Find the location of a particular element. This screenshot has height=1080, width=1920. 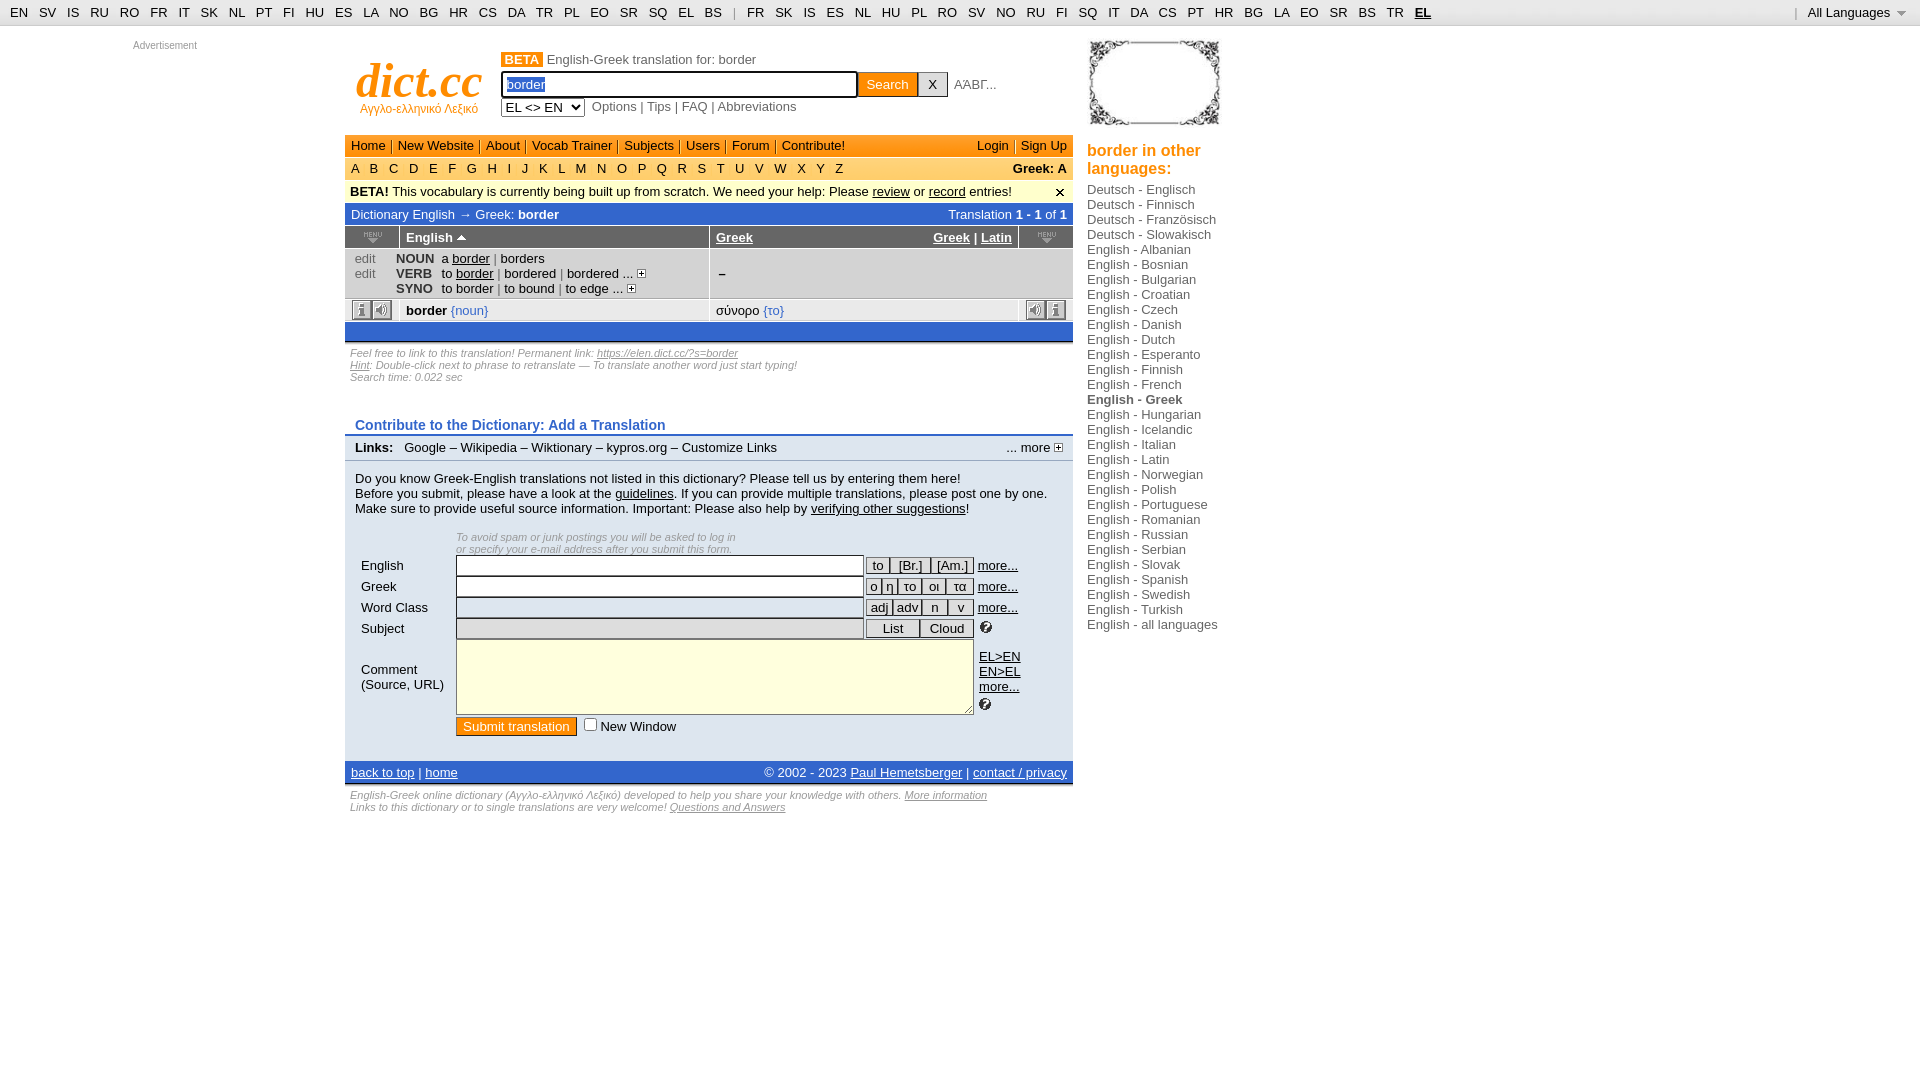

'C' is located at coordinates (393, 167).